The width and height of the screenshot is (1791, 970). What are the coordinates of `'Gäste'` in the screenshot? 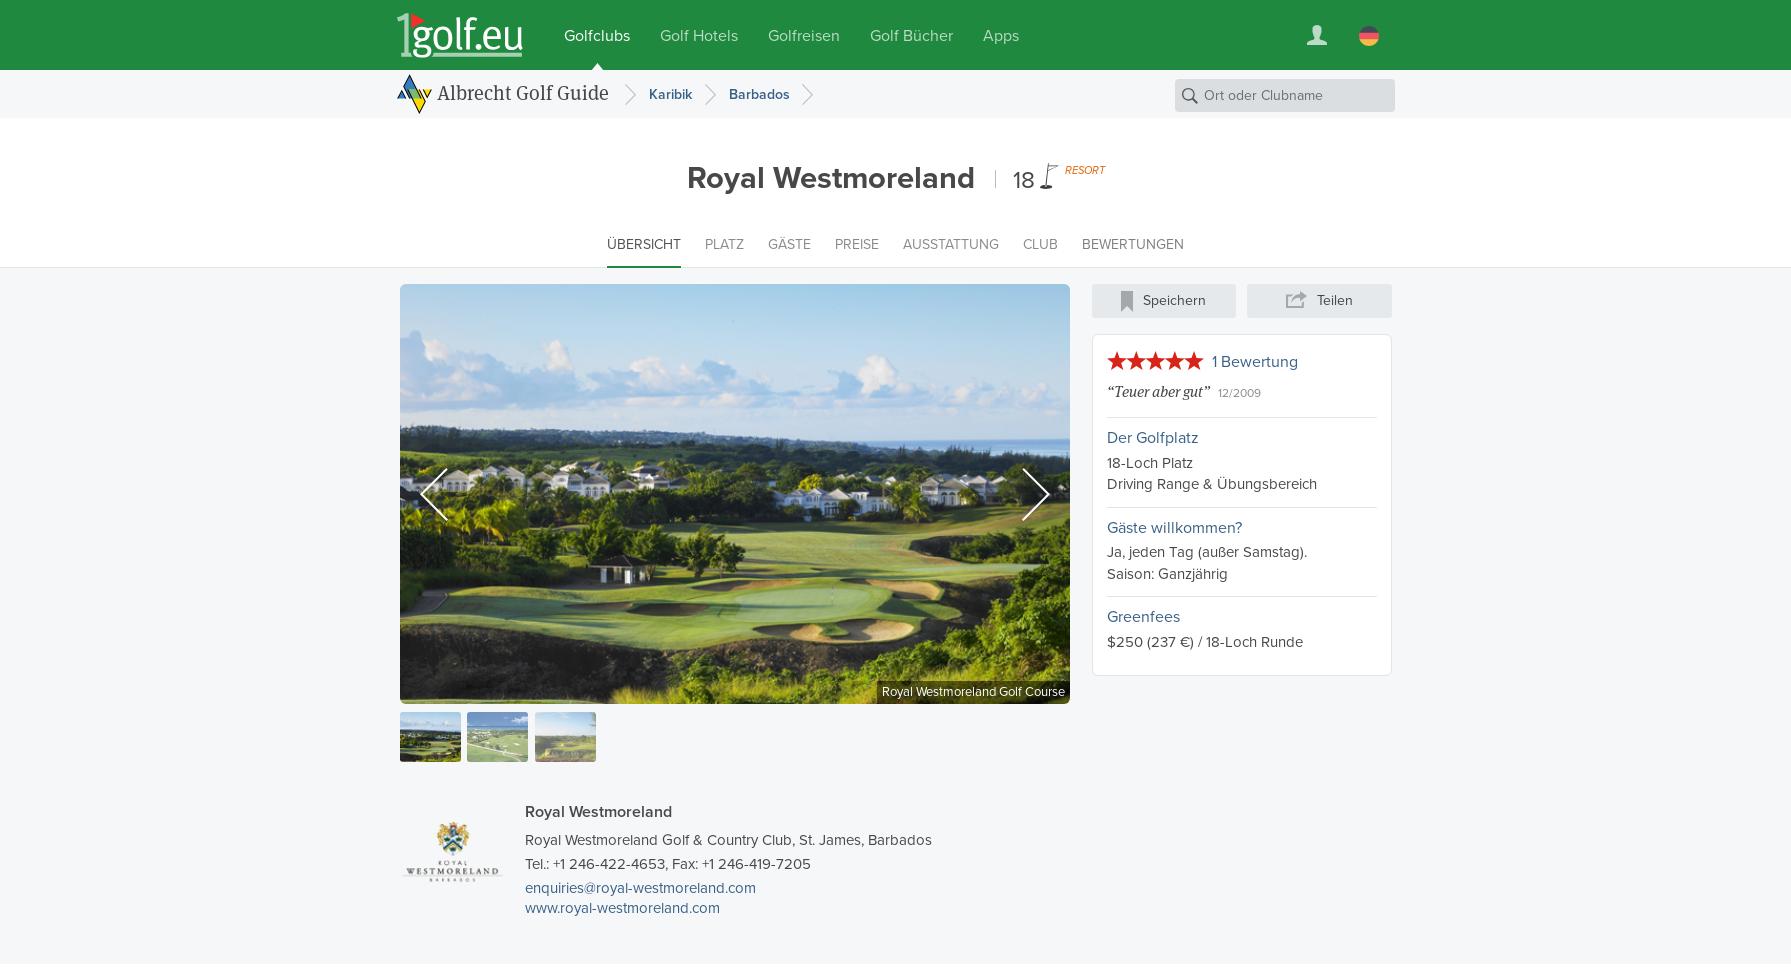 It's located at (789, 242).